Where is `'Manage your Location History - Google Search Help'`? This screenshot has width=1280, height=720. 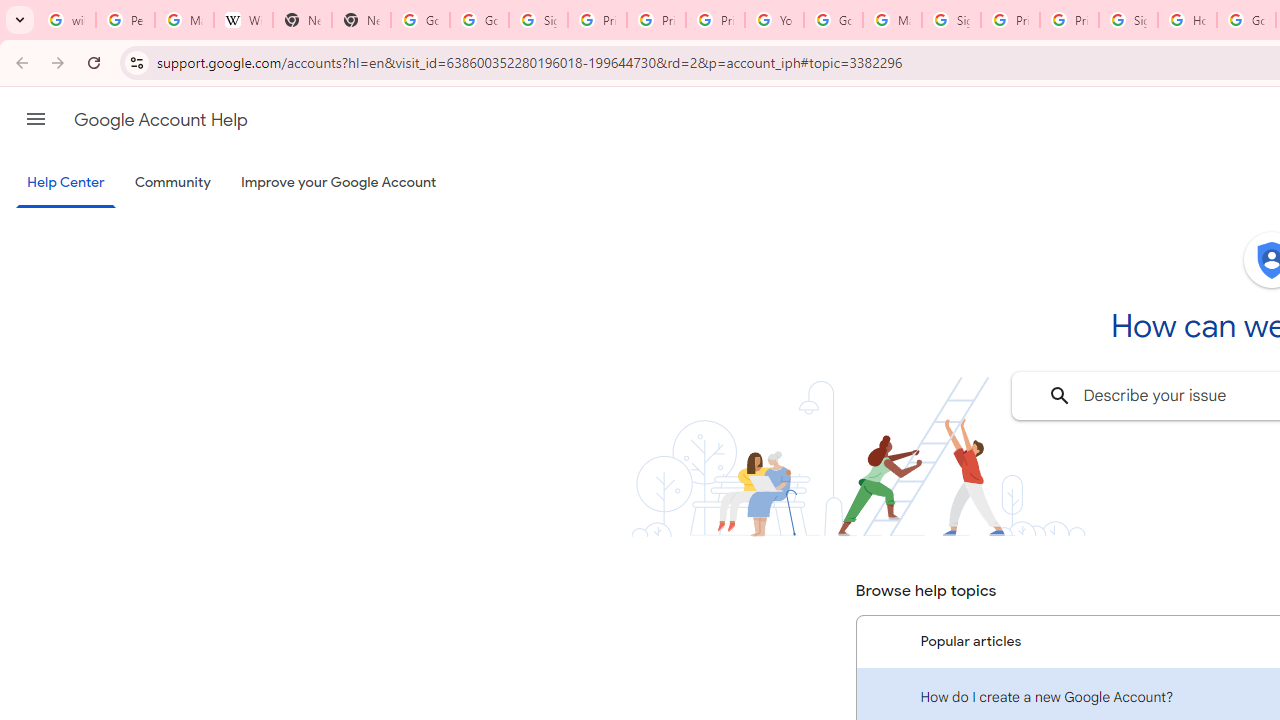 'Manage your Location History - Google Search Help' is located at coordinates (184, 20).